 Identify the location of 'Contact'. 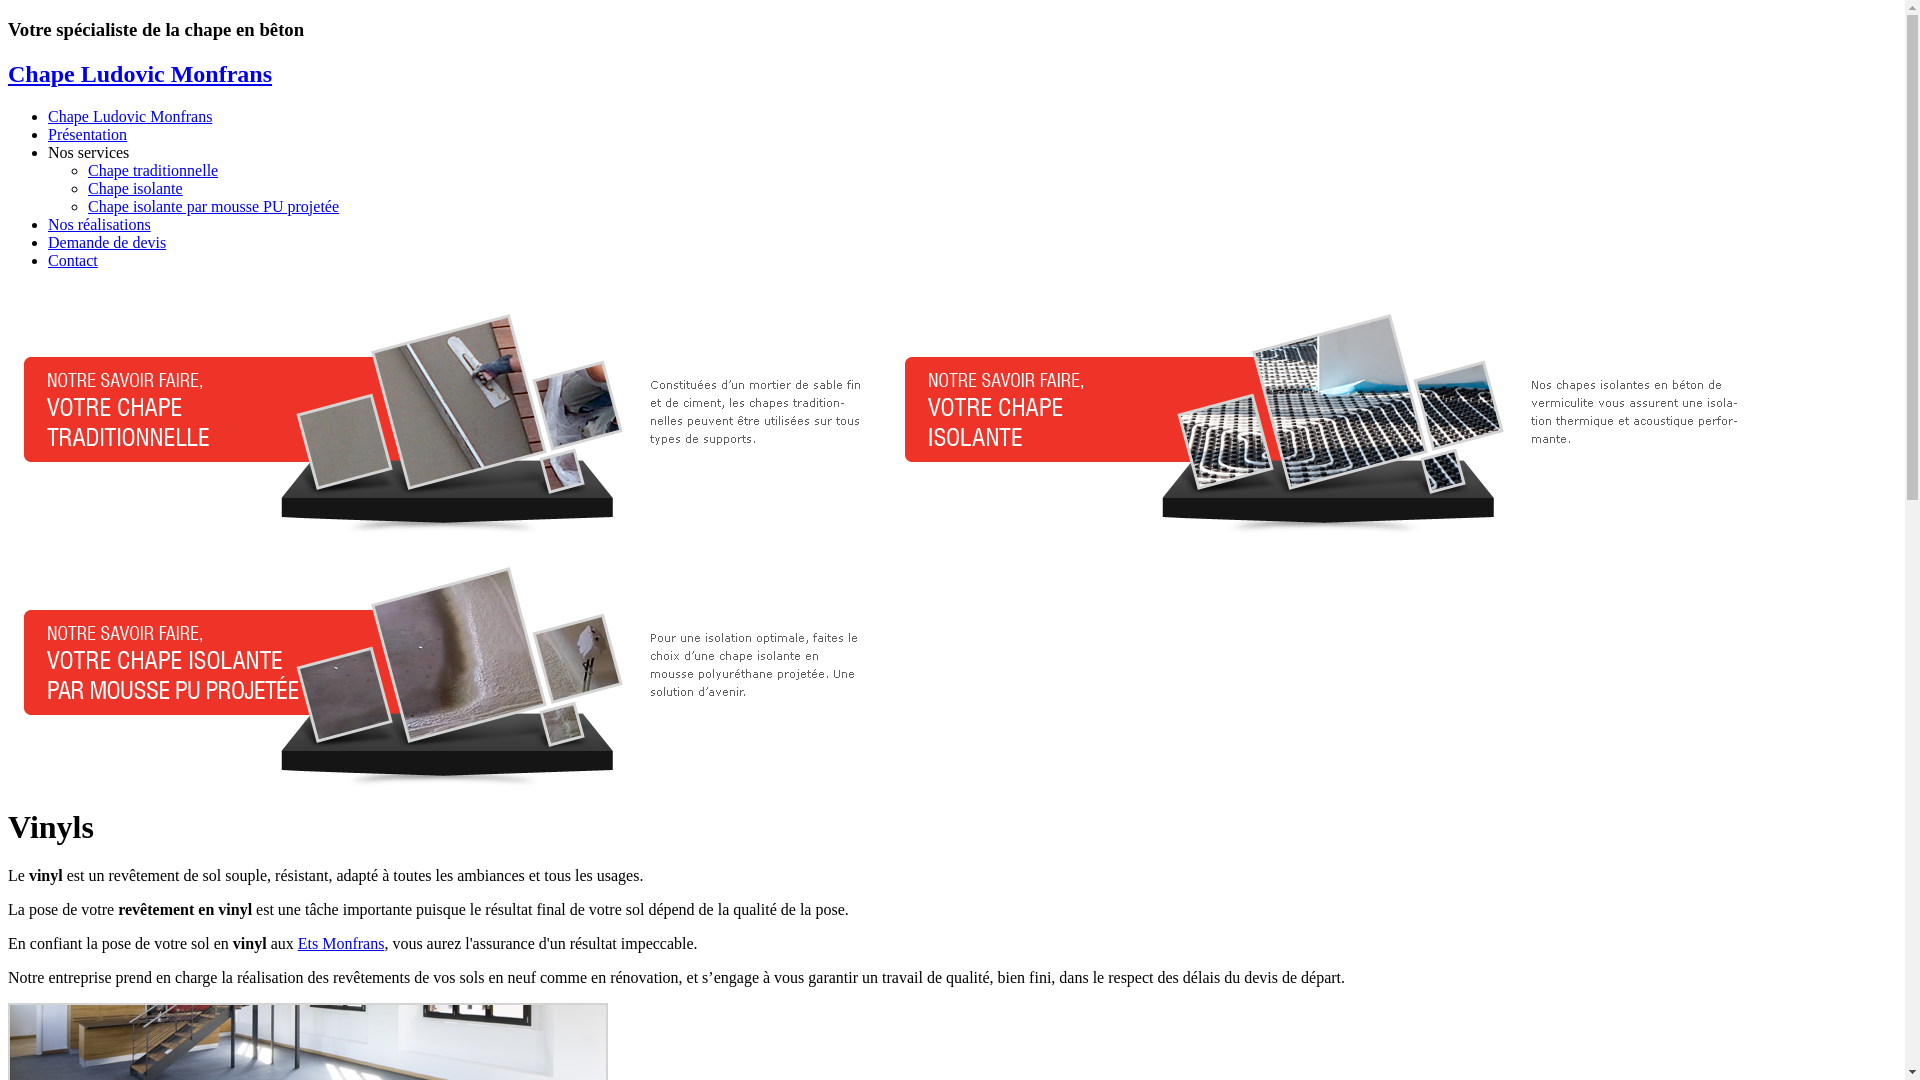
(72, 259).